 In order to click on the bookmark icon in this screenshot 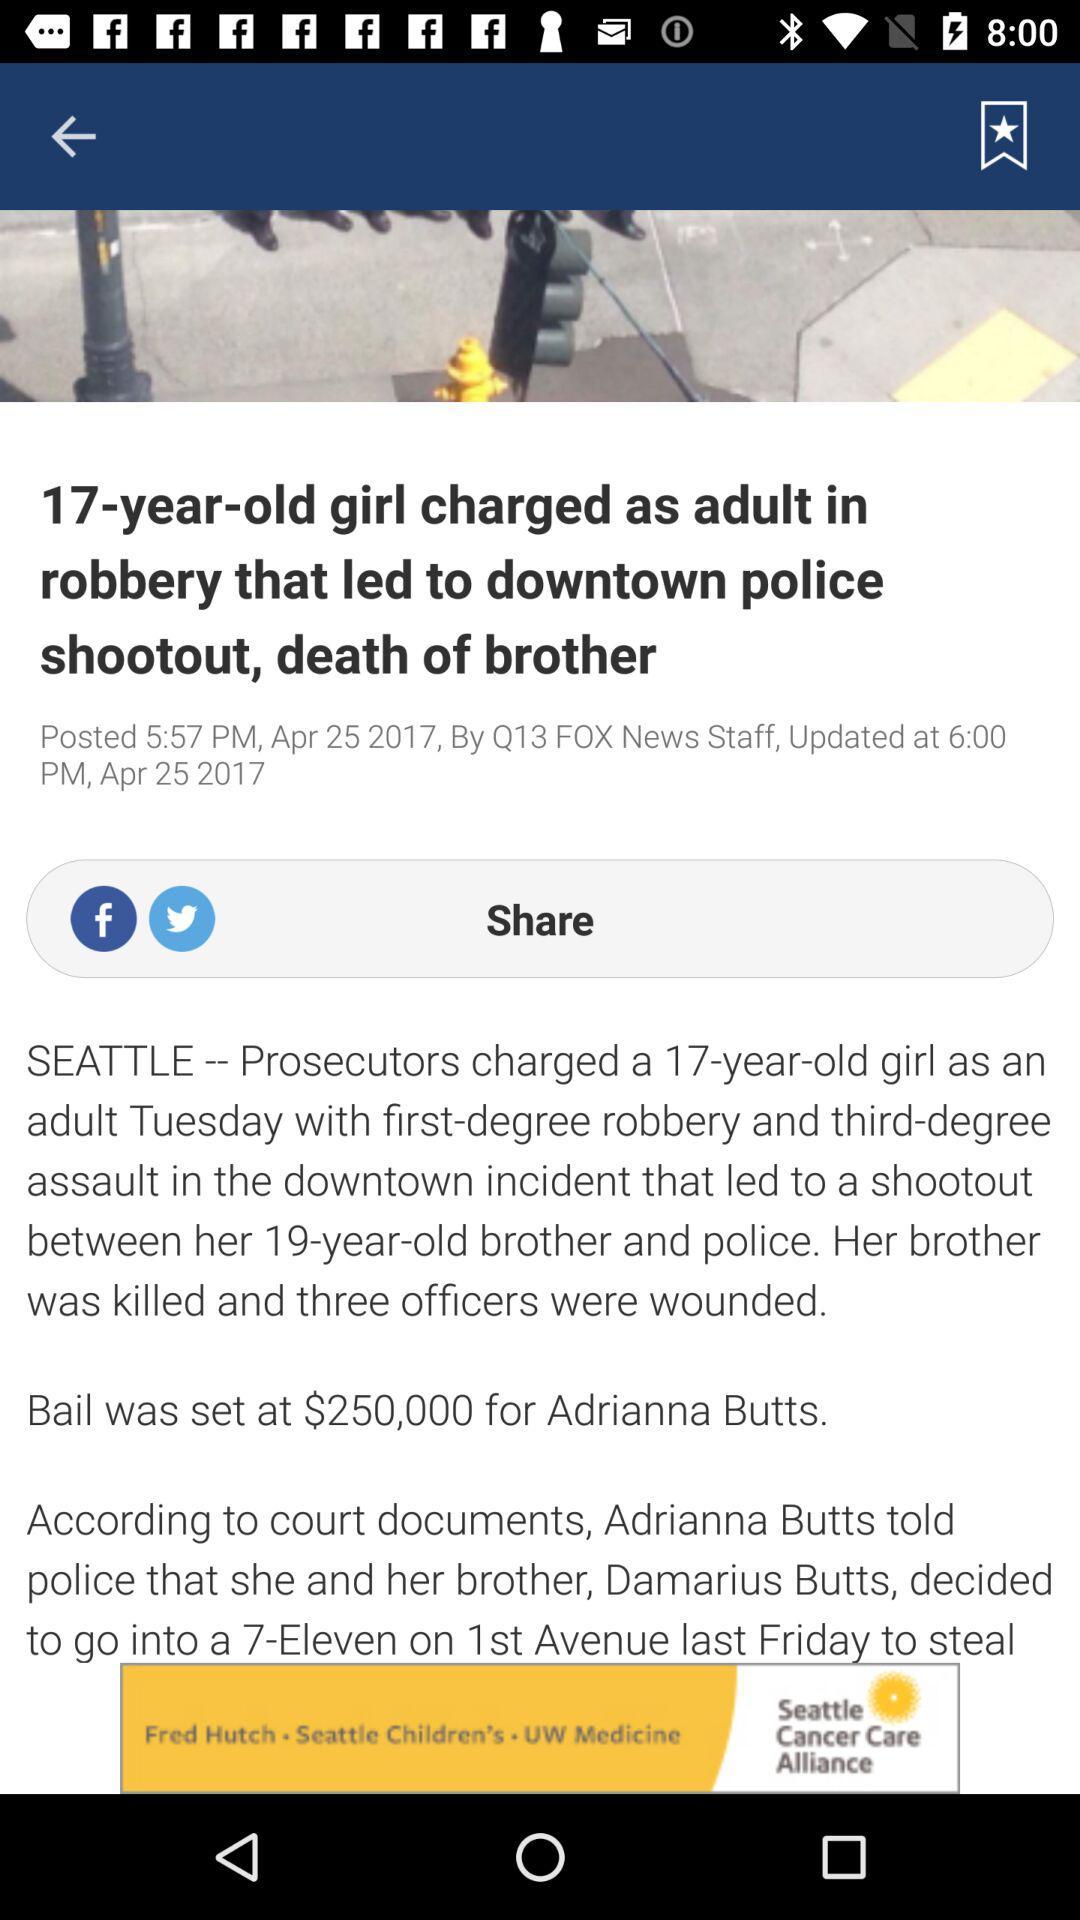, I will do `click(1004, 135)`.